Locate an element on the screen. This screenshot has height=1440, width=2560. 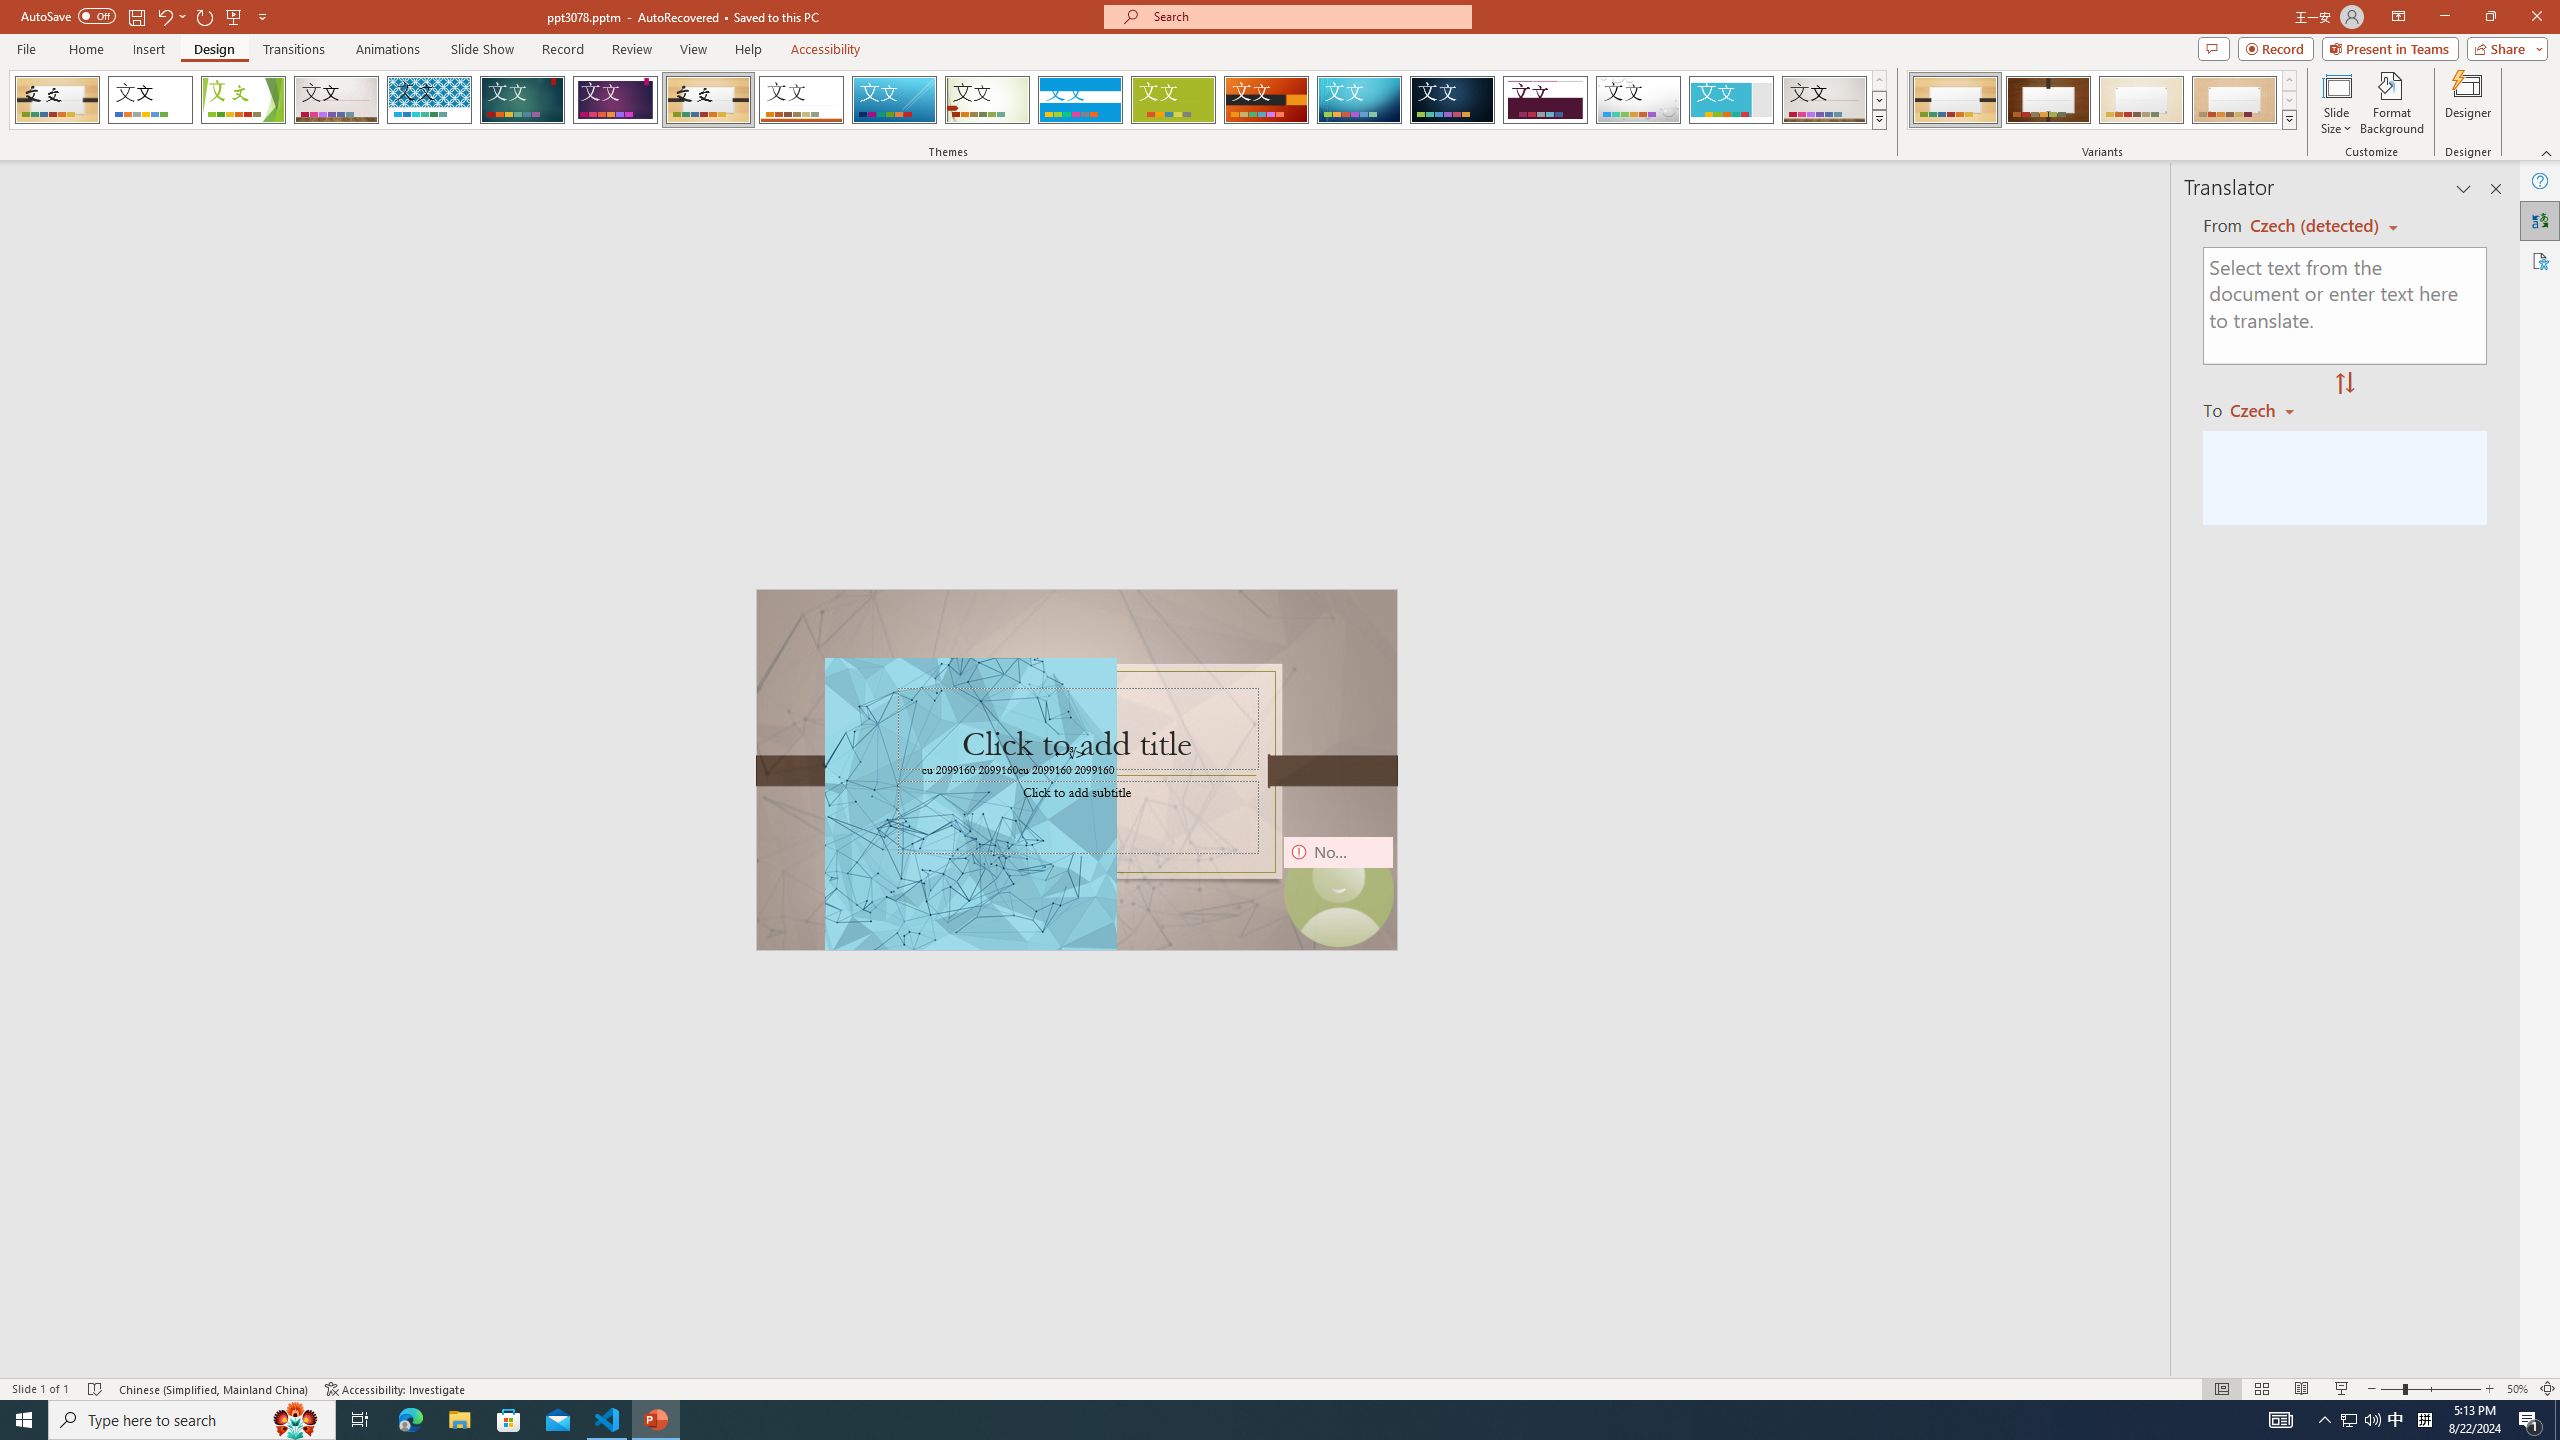
'Variants' is located at coordinates (2287, 118).